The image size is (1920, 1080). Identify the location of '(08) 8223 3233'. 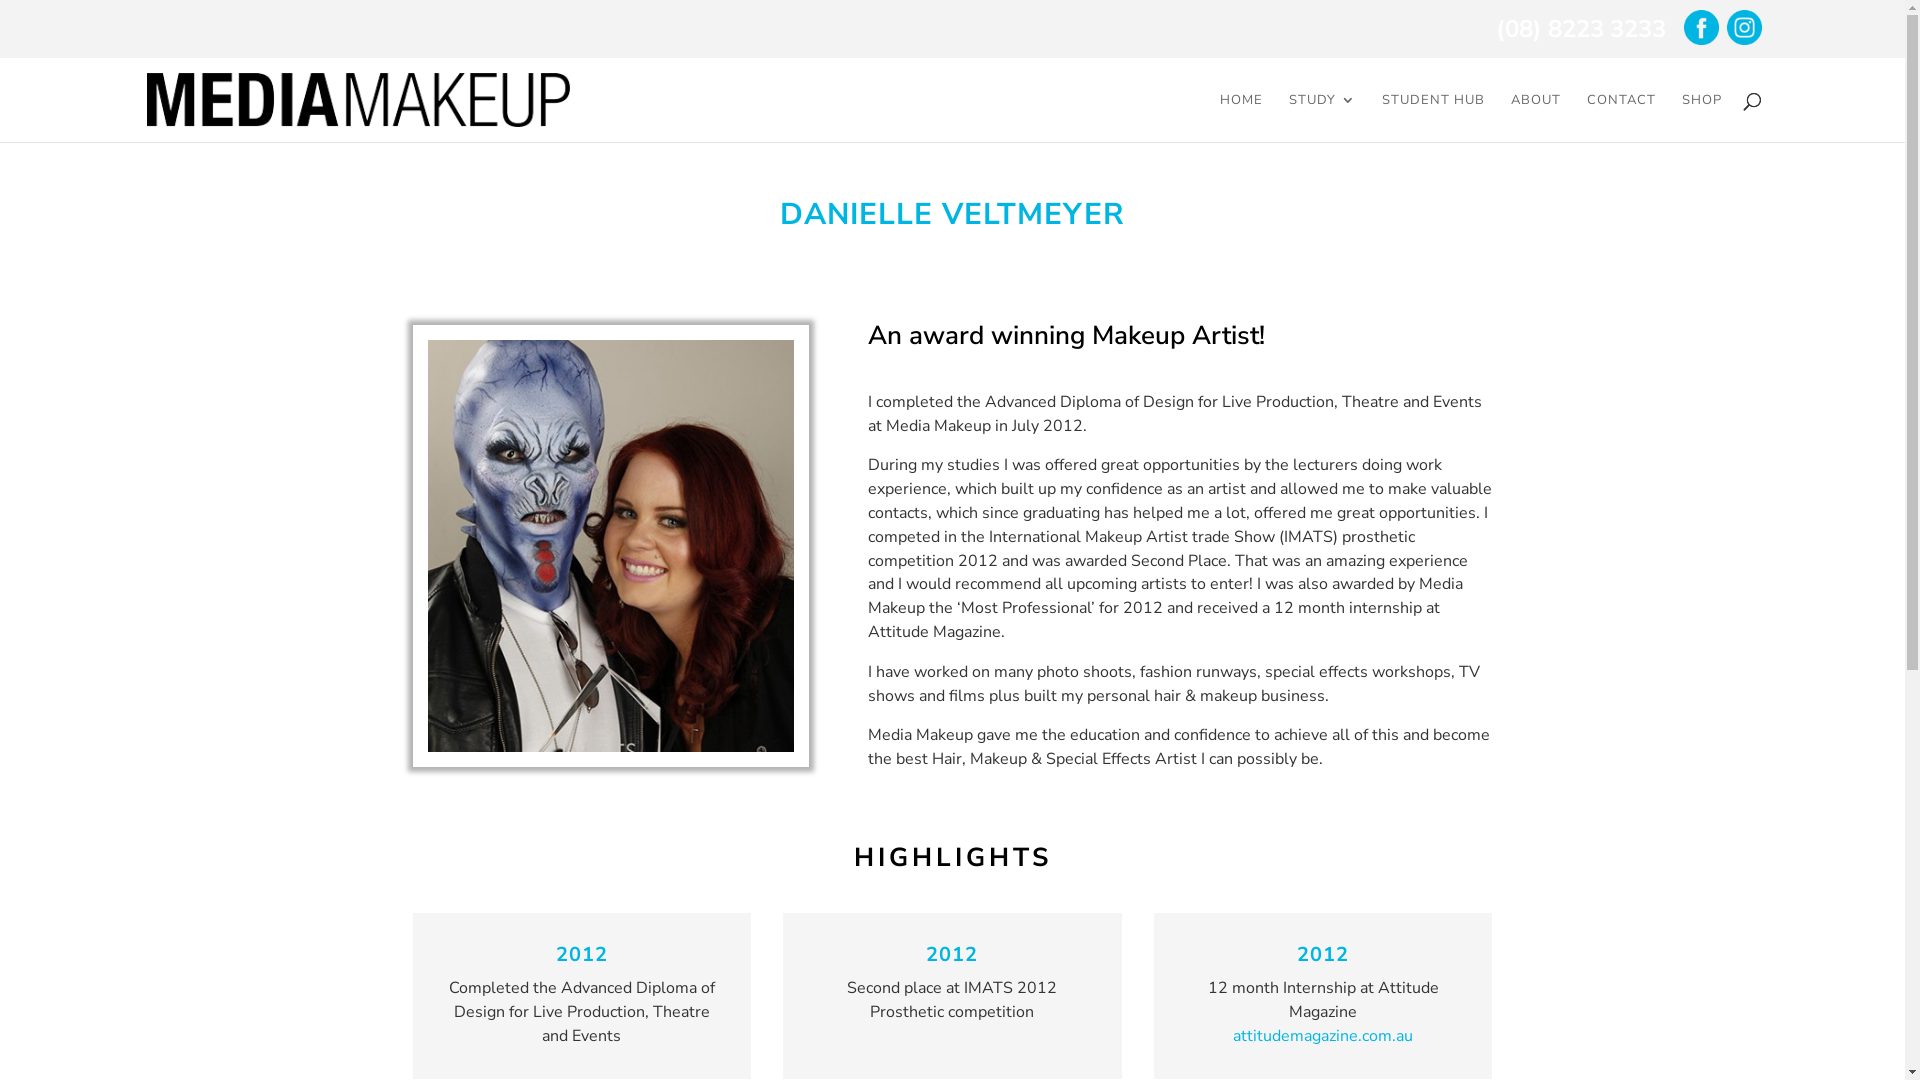
(1579, 28).